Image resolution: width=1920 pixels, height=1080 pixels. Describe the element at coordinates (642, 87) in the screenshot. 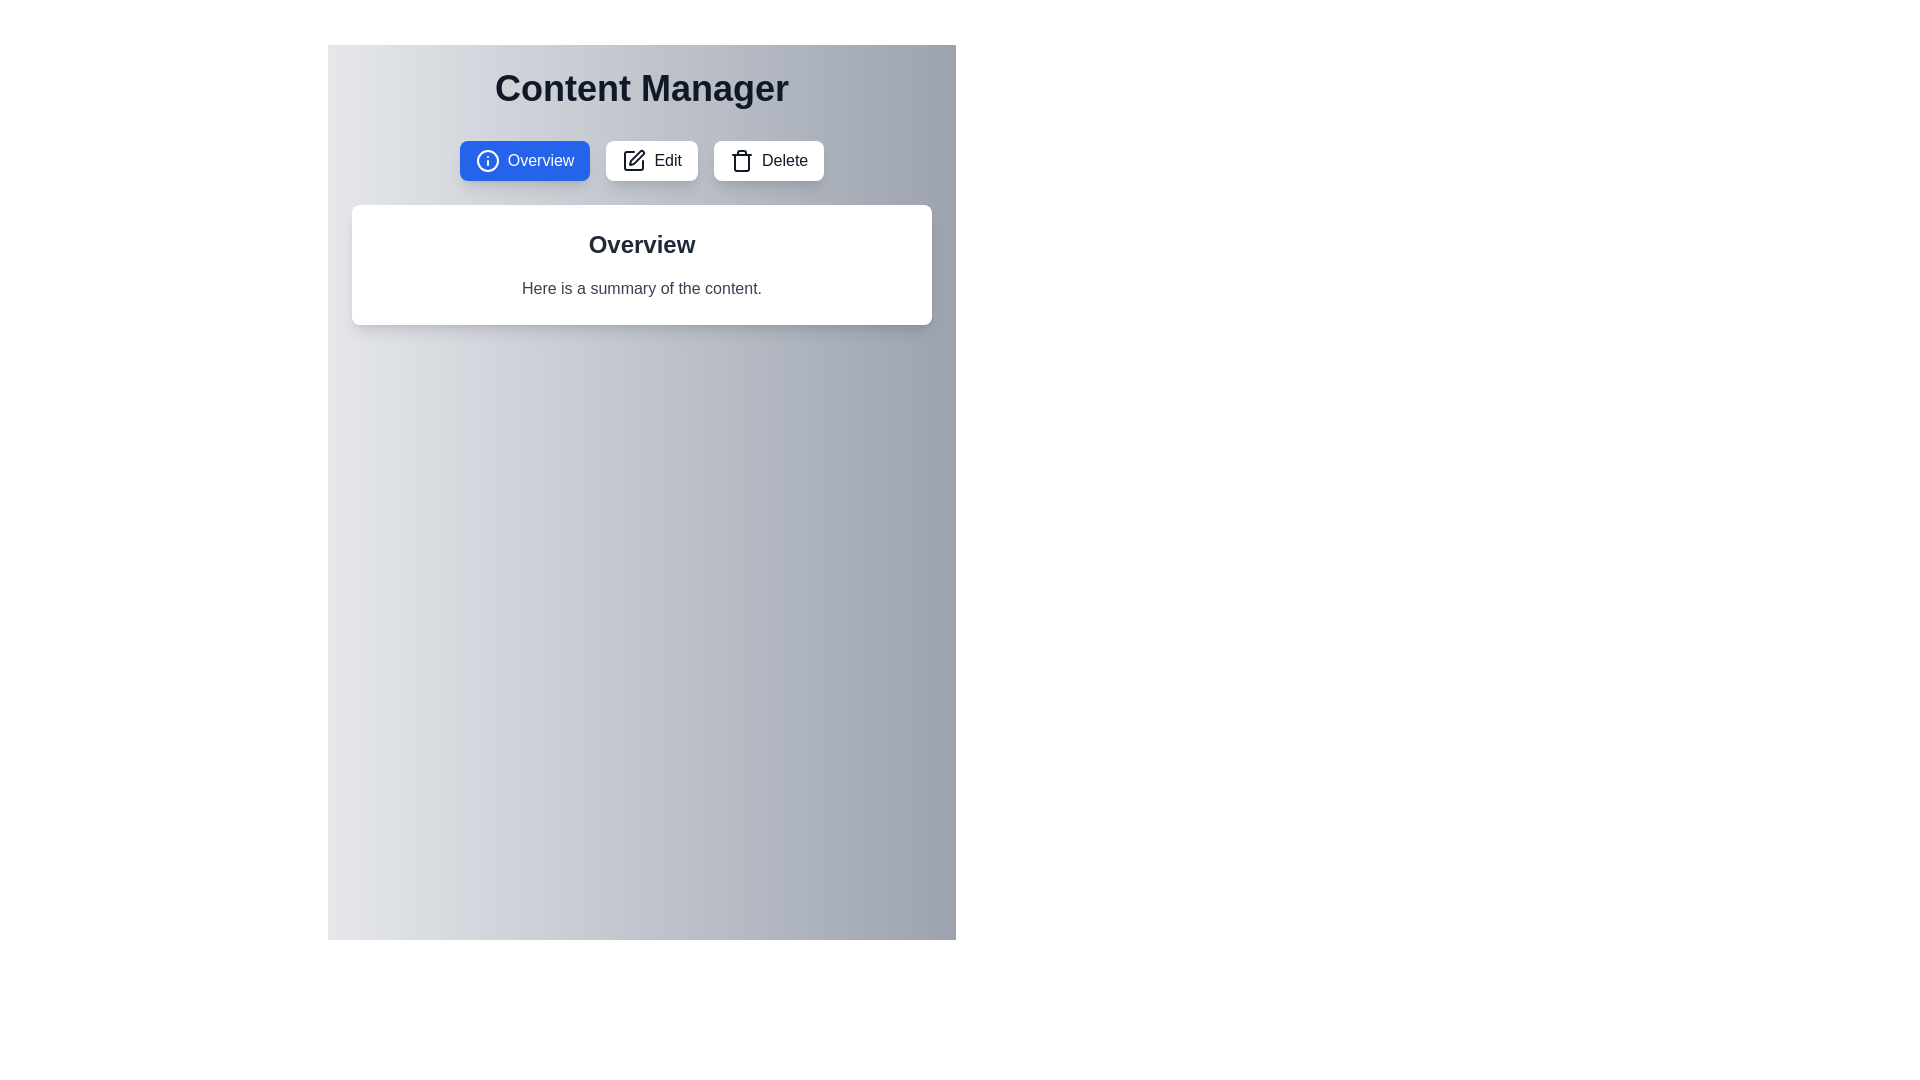

I see `the title text 'Content Manager' to focus on it` at that location.